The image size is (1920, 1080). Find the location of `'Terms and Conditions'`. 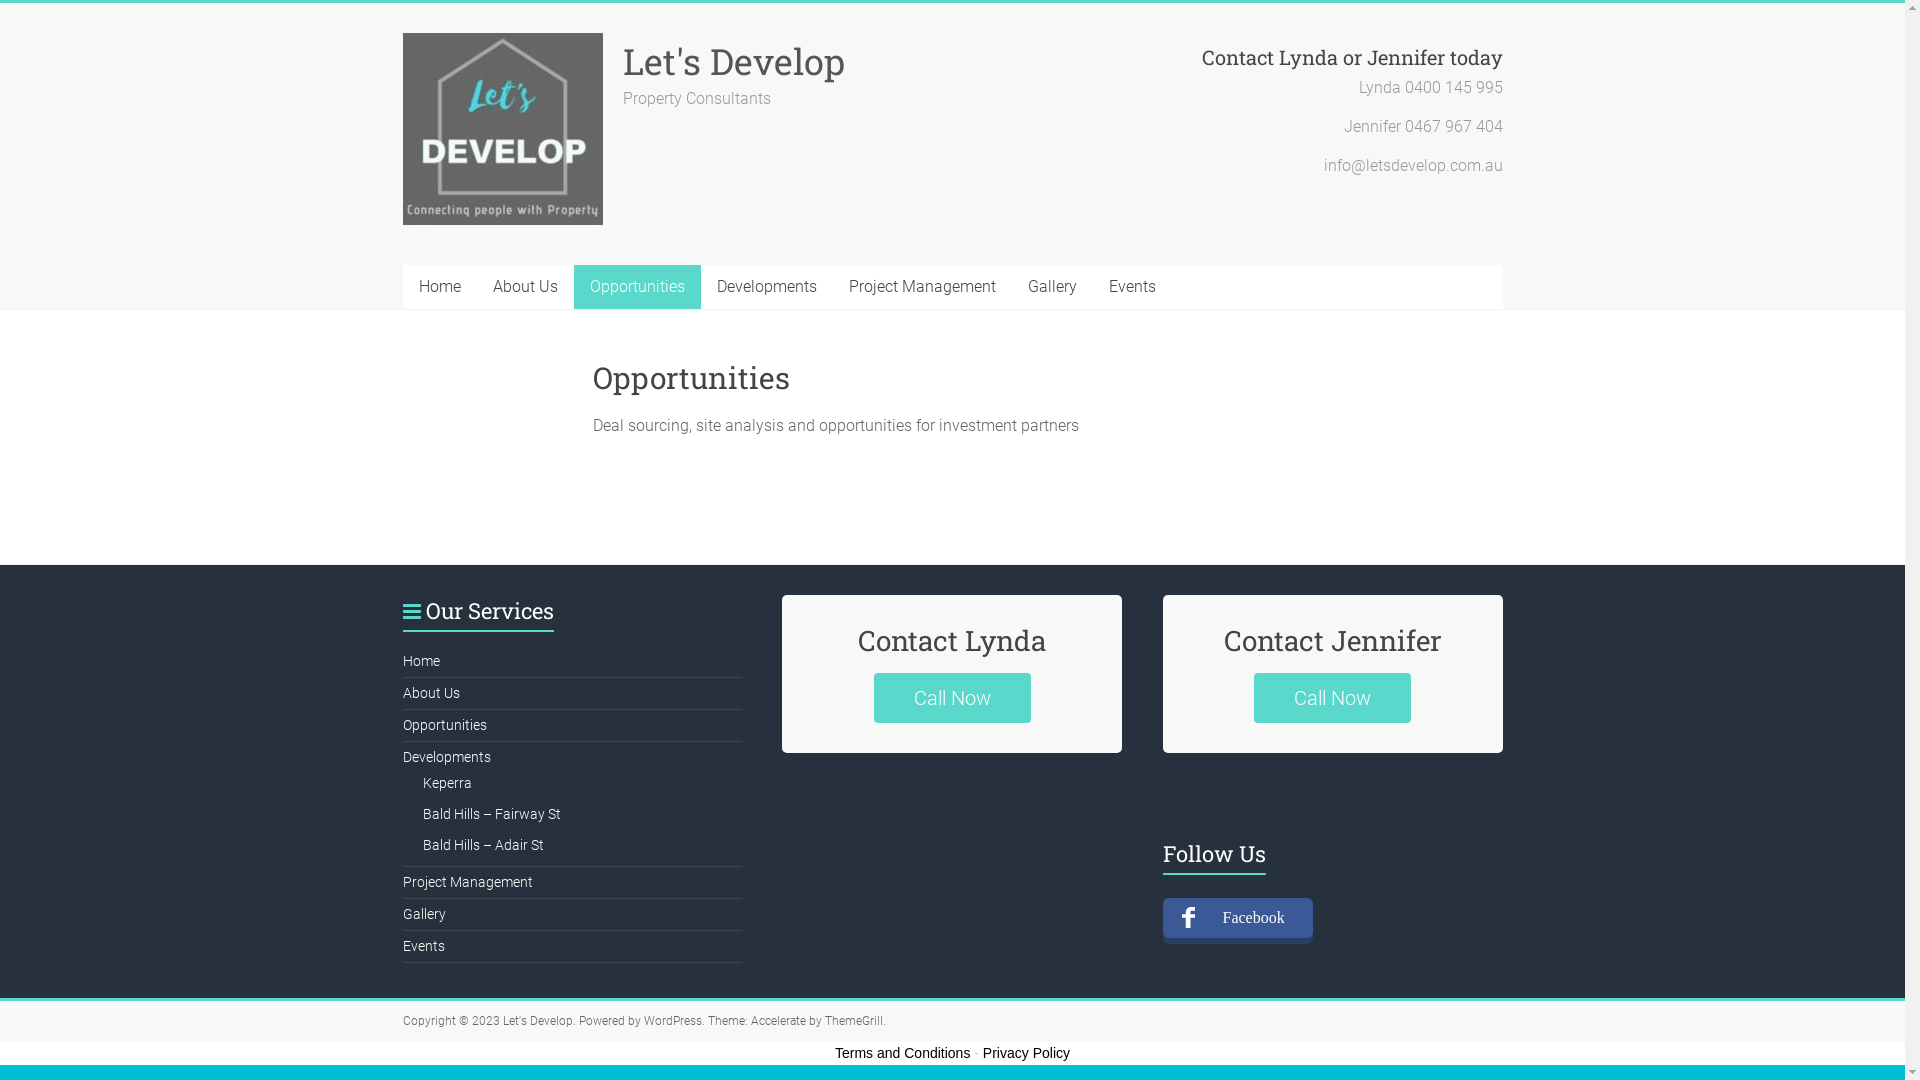

'Terms and Conditions' is located at coordinates (901, 1052).